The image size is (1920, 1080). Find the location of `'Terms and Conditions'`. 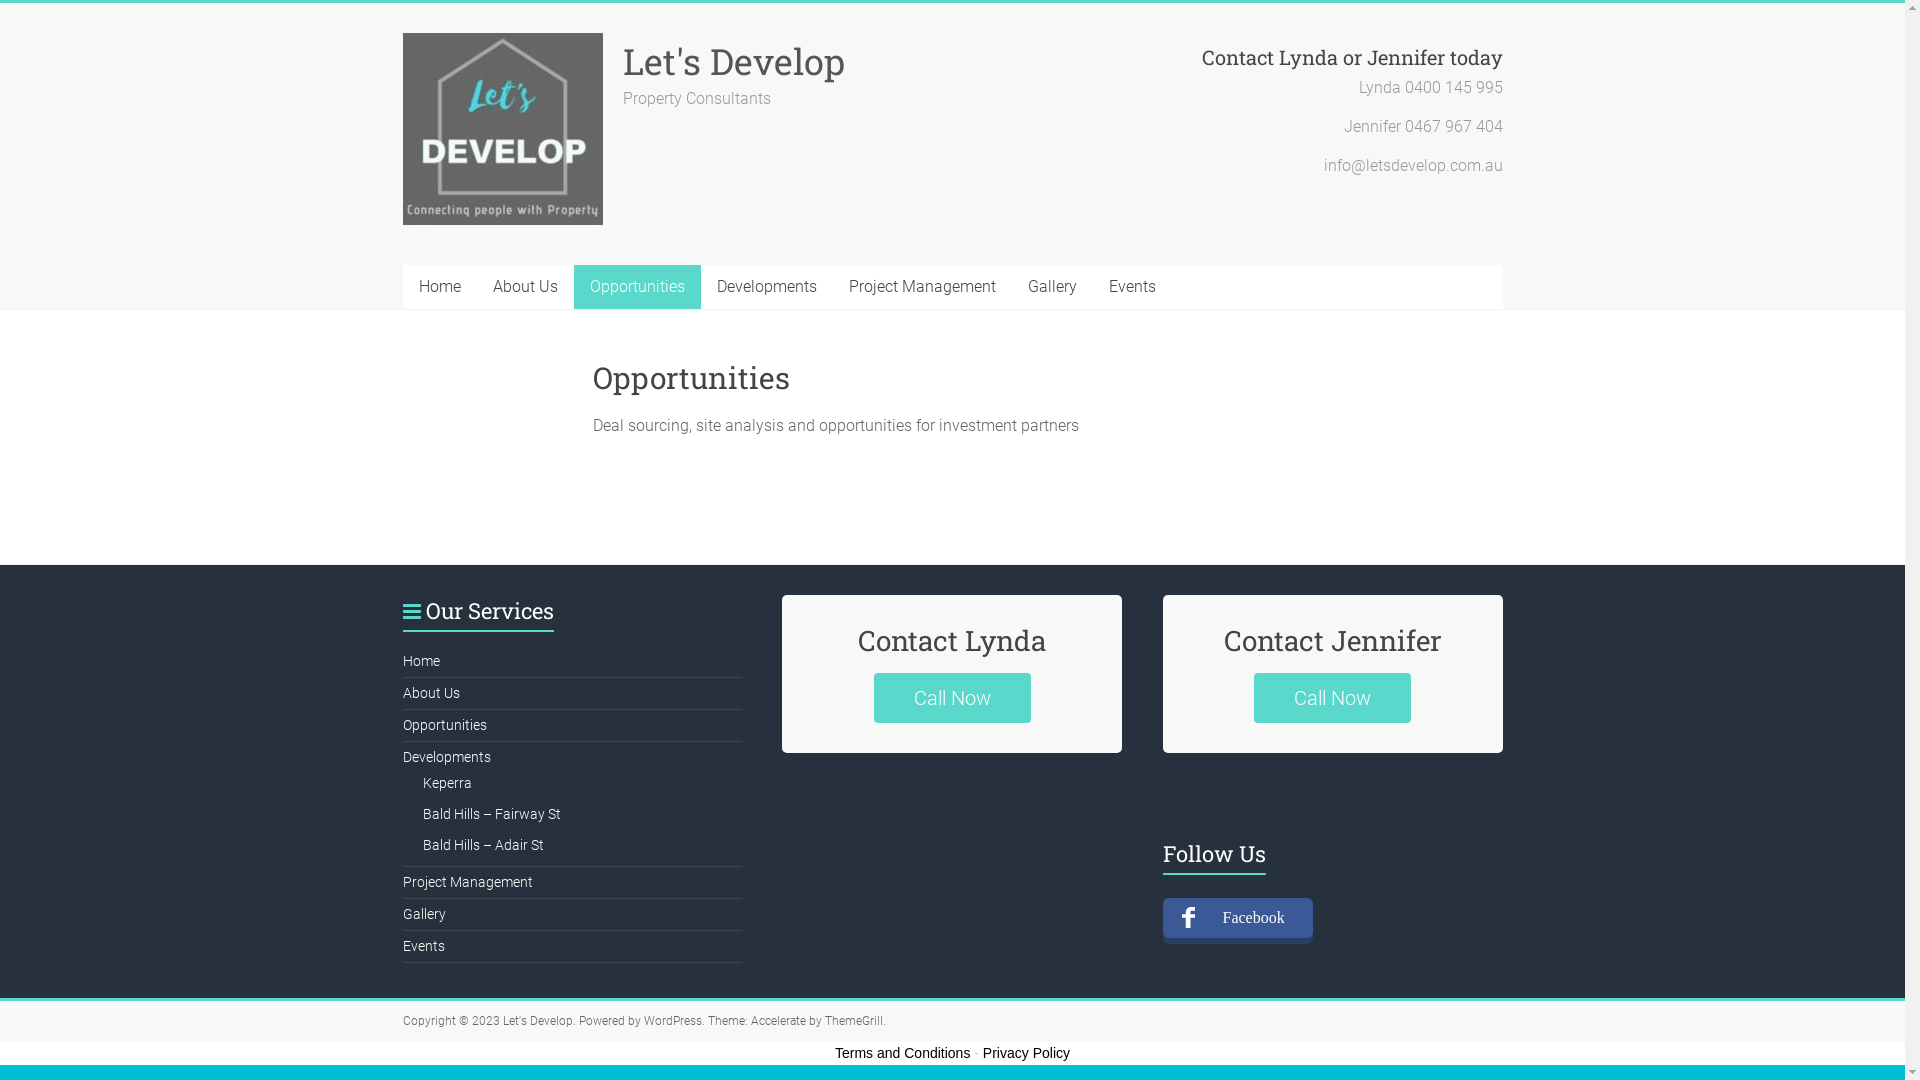

'Terms and Conditions' is located at coordinates (901, 1052).